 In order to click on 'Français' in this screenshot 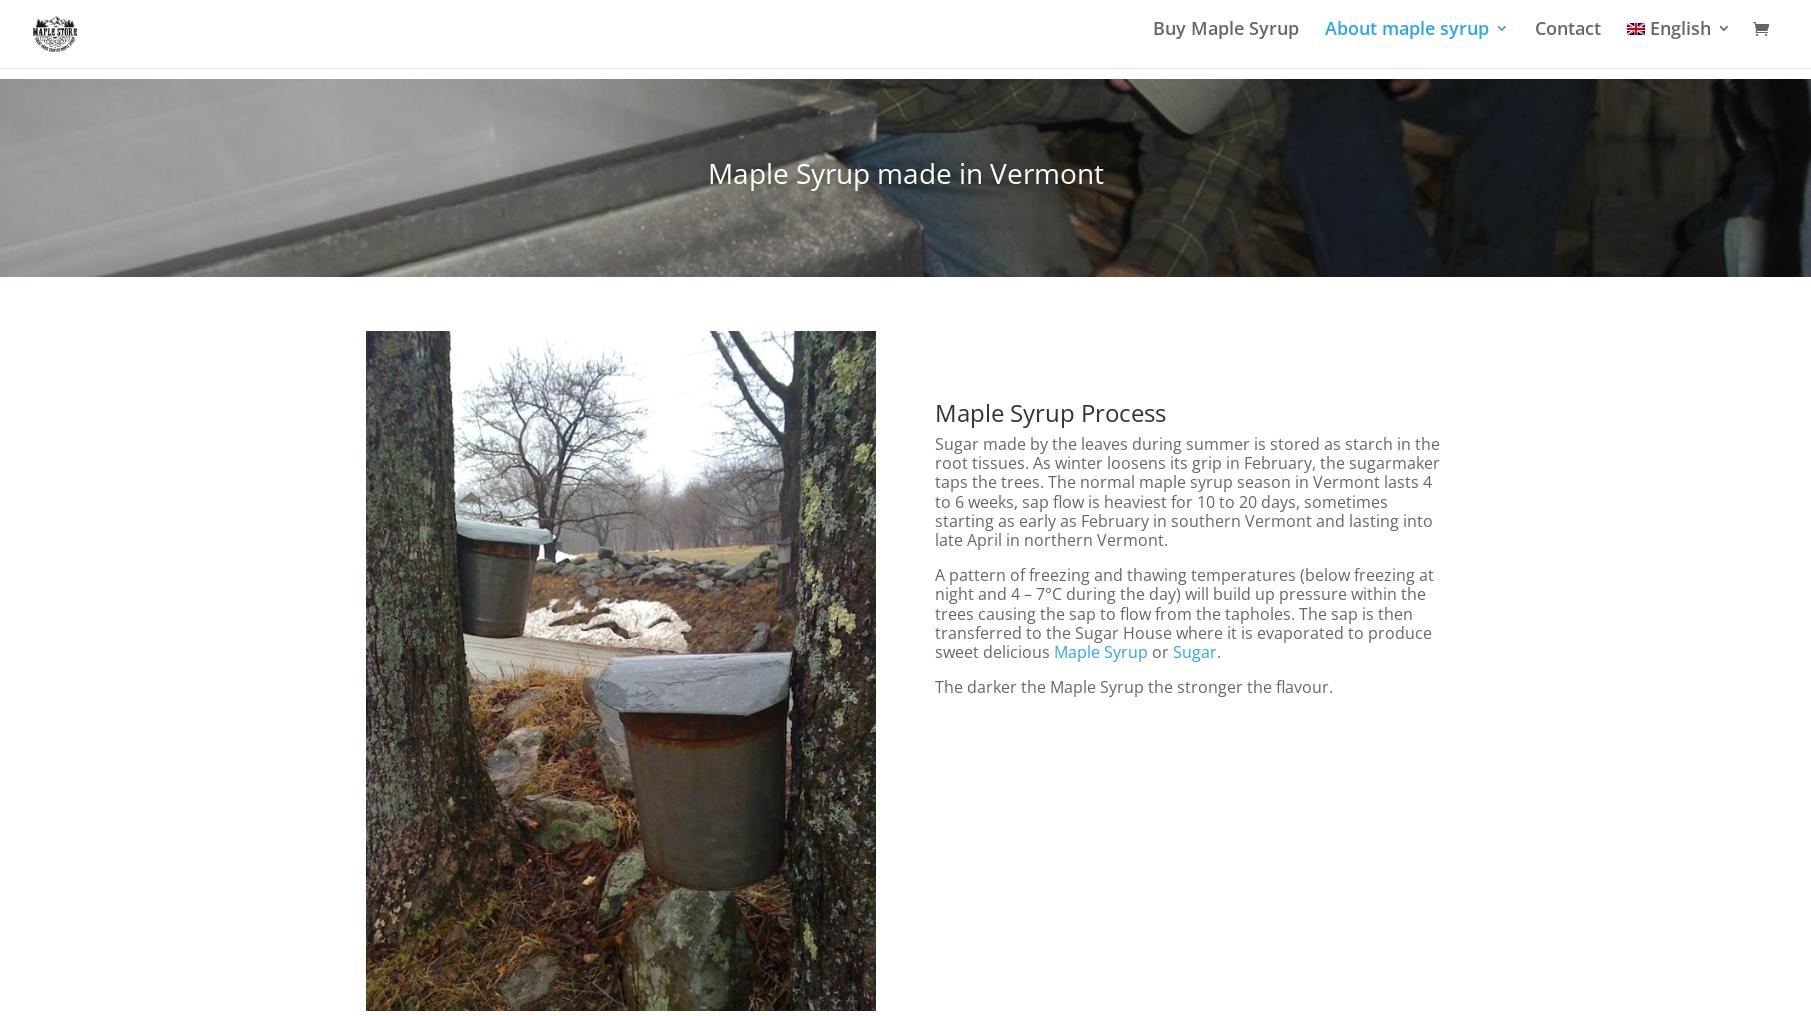, I will do `click(1725, 161)`.